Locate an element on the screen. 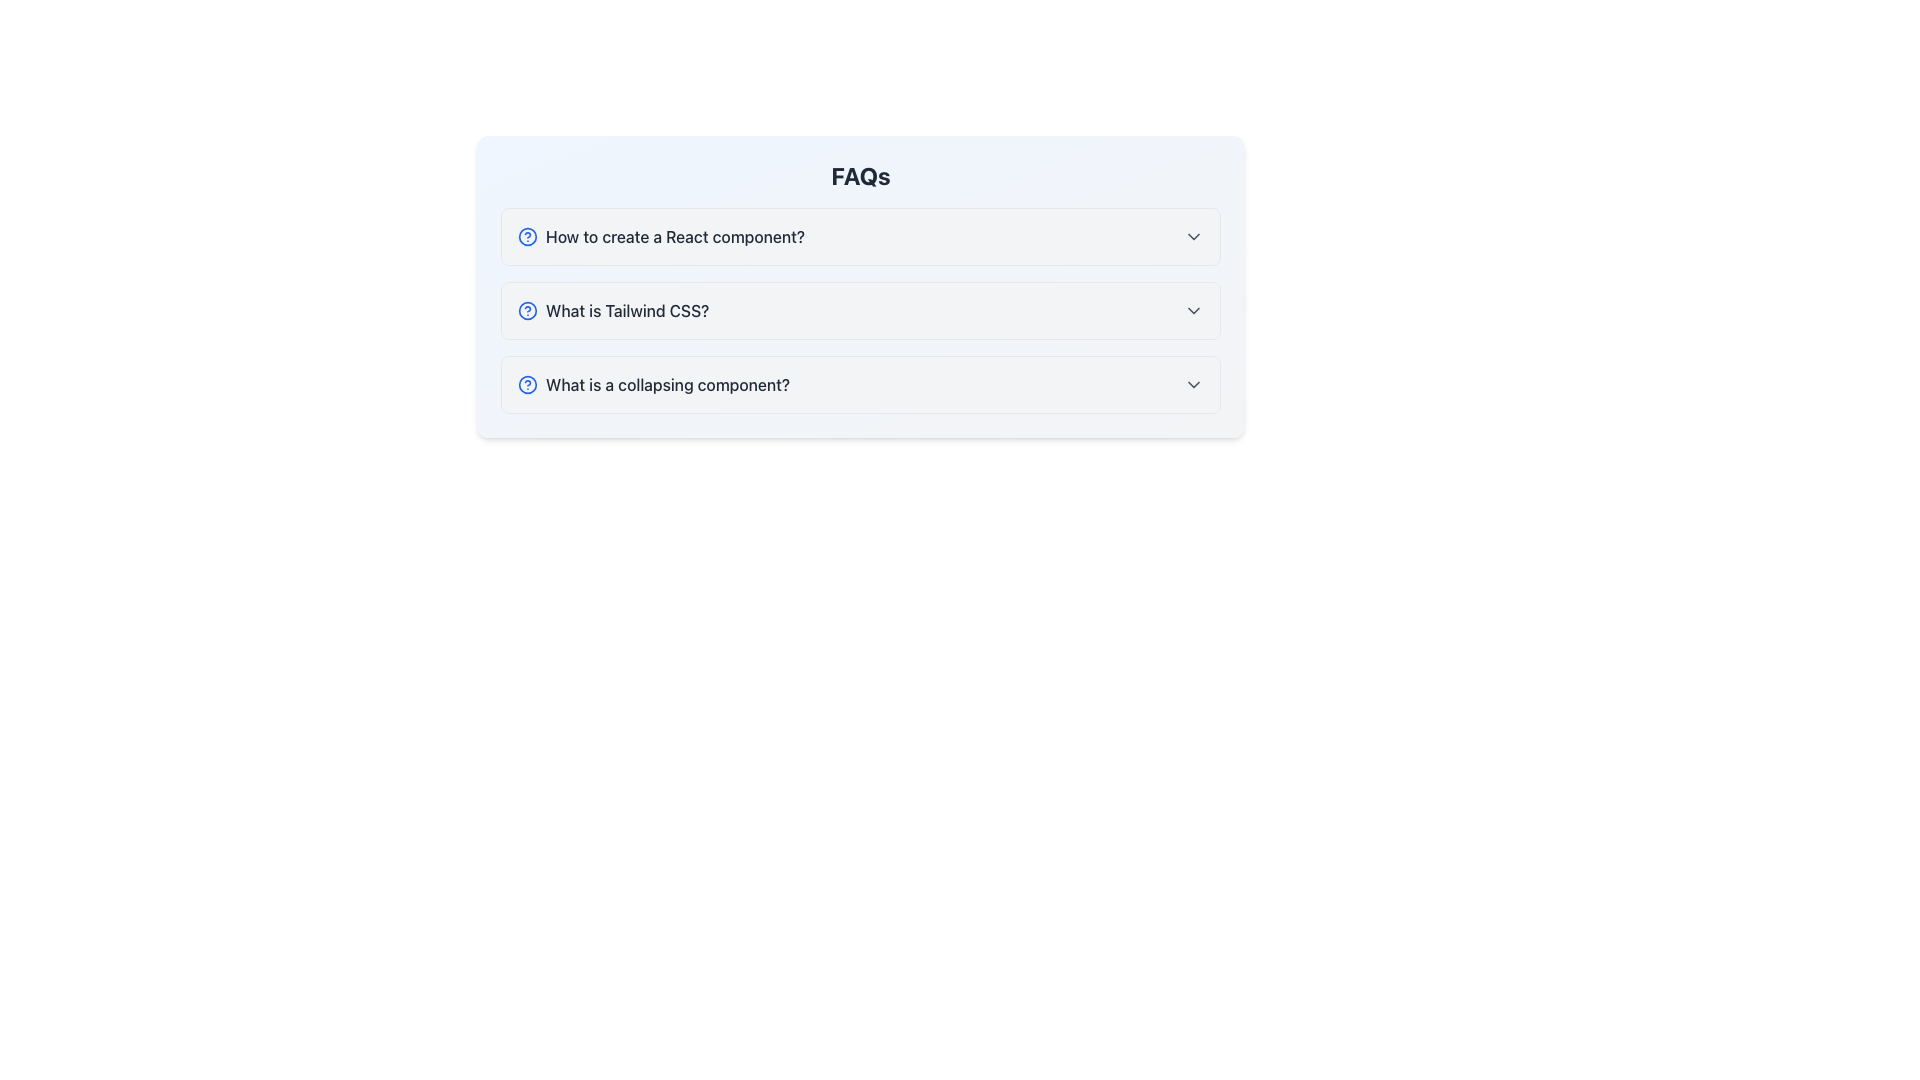 The height and width of the screenshot is (1080, 1920). the Circular SVG element, which is styled in blue and positioned near the question text 'What is Tailwind CSS?' is located at coordinates (528, 311).